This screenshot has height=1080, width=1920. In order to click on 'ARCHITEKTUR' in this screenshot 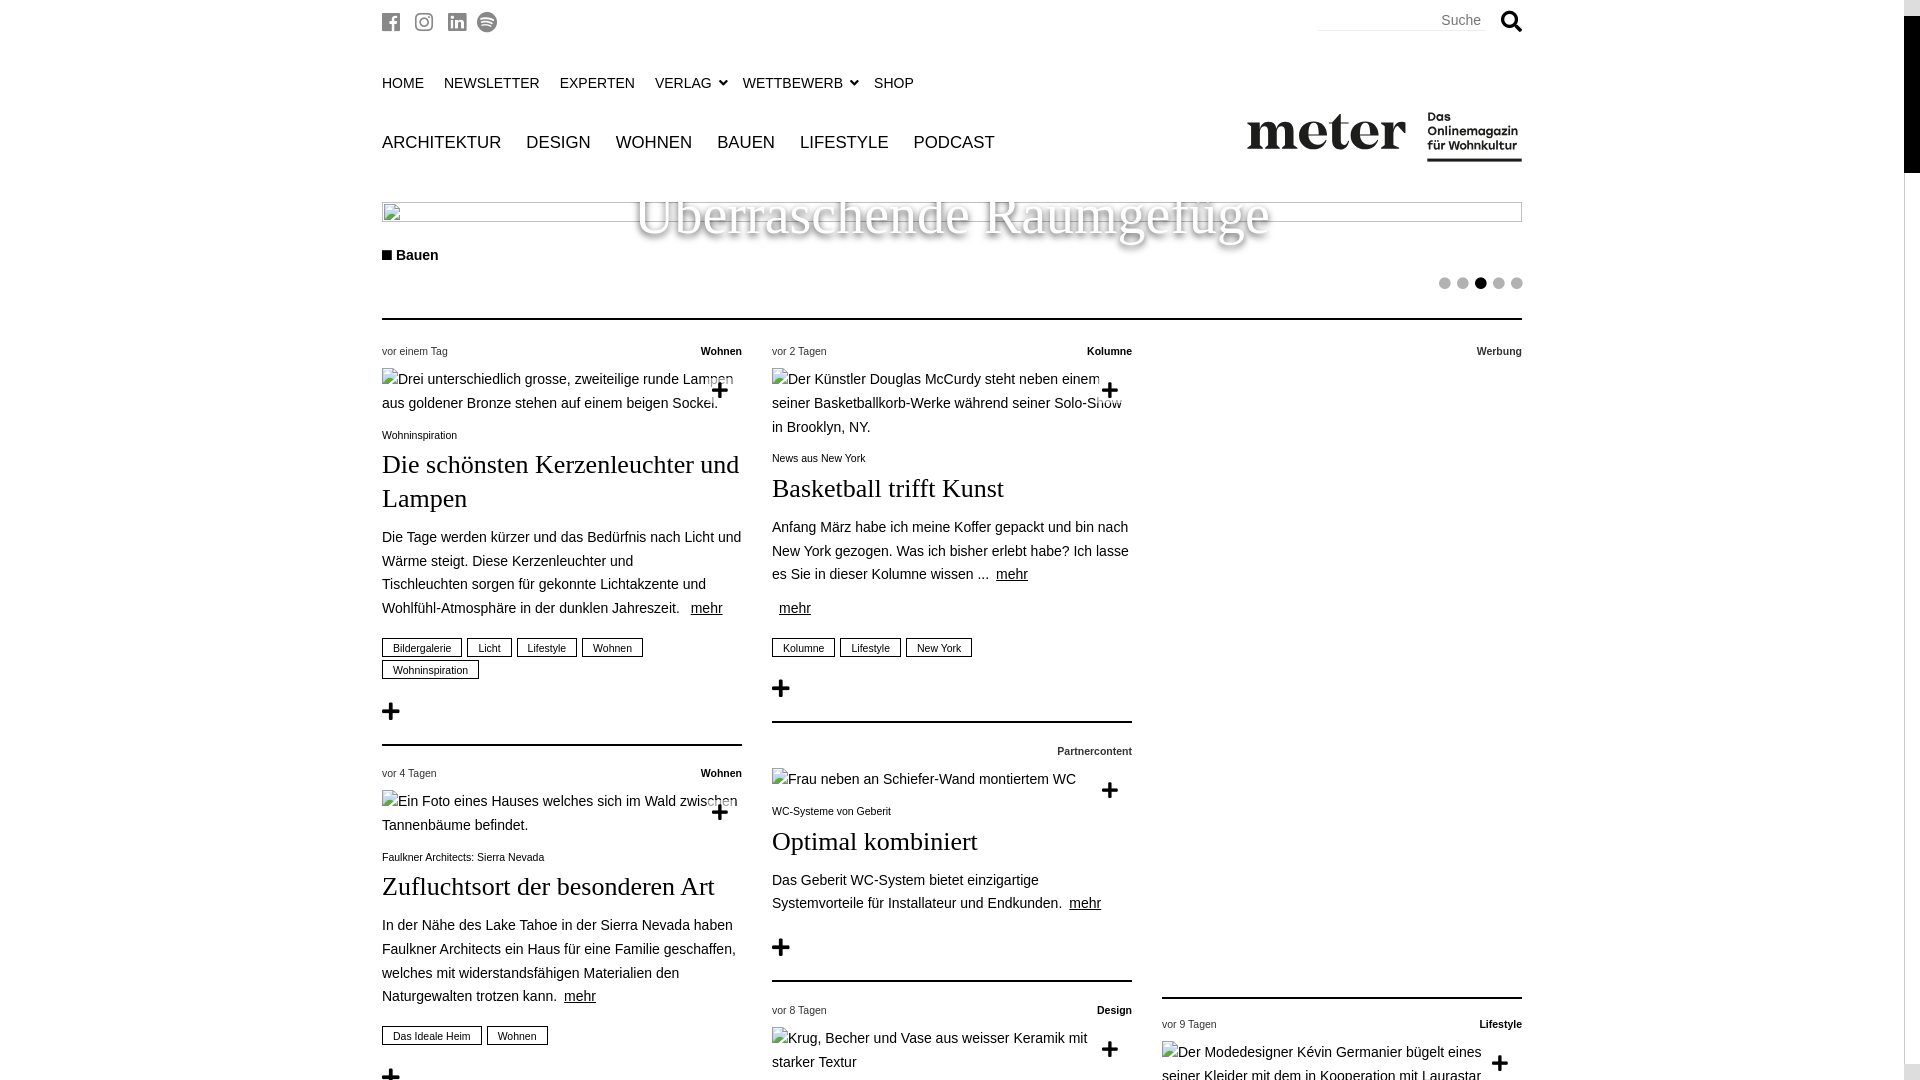, I will do `click(440, 142)`.